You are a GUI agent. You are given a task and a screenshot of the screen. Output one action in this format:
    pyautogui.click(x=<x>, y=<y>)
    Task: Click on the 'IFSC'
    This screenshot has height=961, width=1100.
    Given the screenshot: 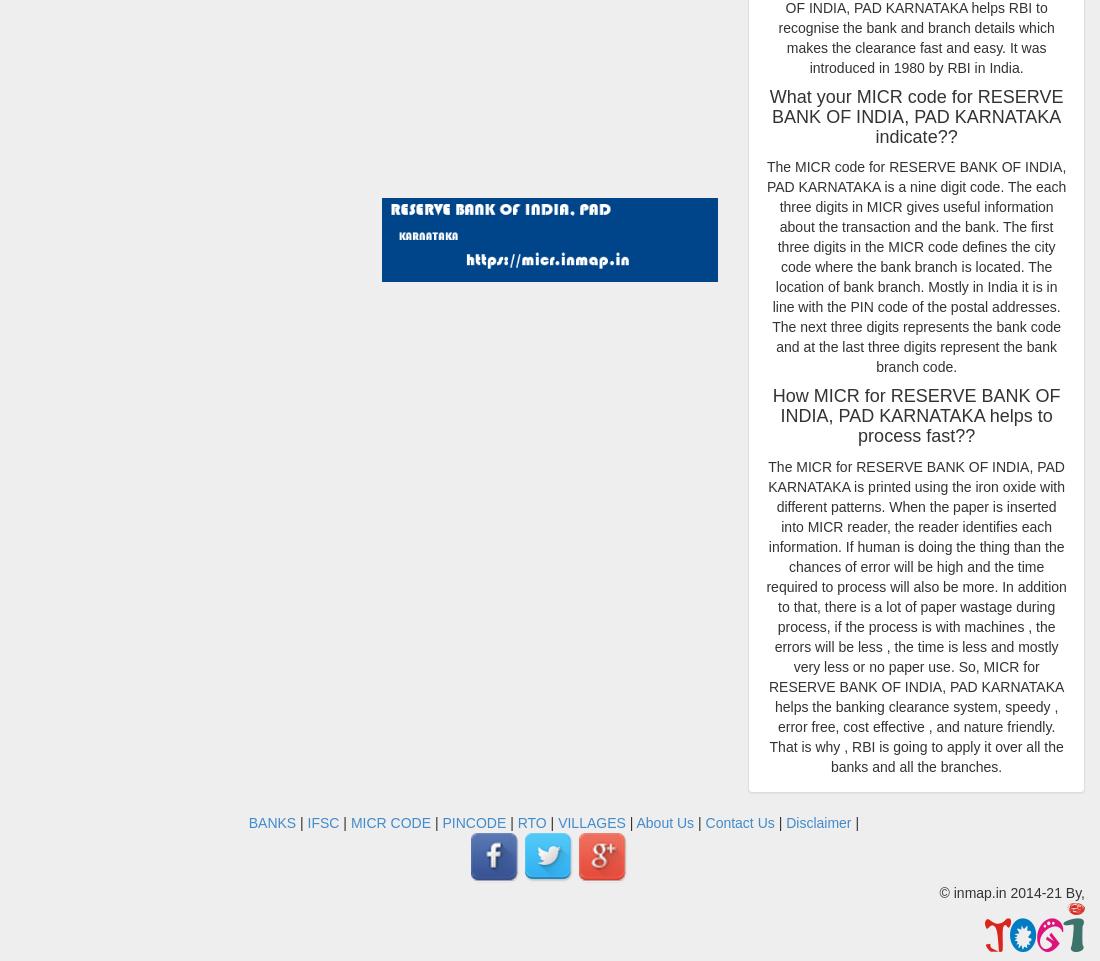 What is the action you would take?
    pyautogui.click(x=321, y=822)
    